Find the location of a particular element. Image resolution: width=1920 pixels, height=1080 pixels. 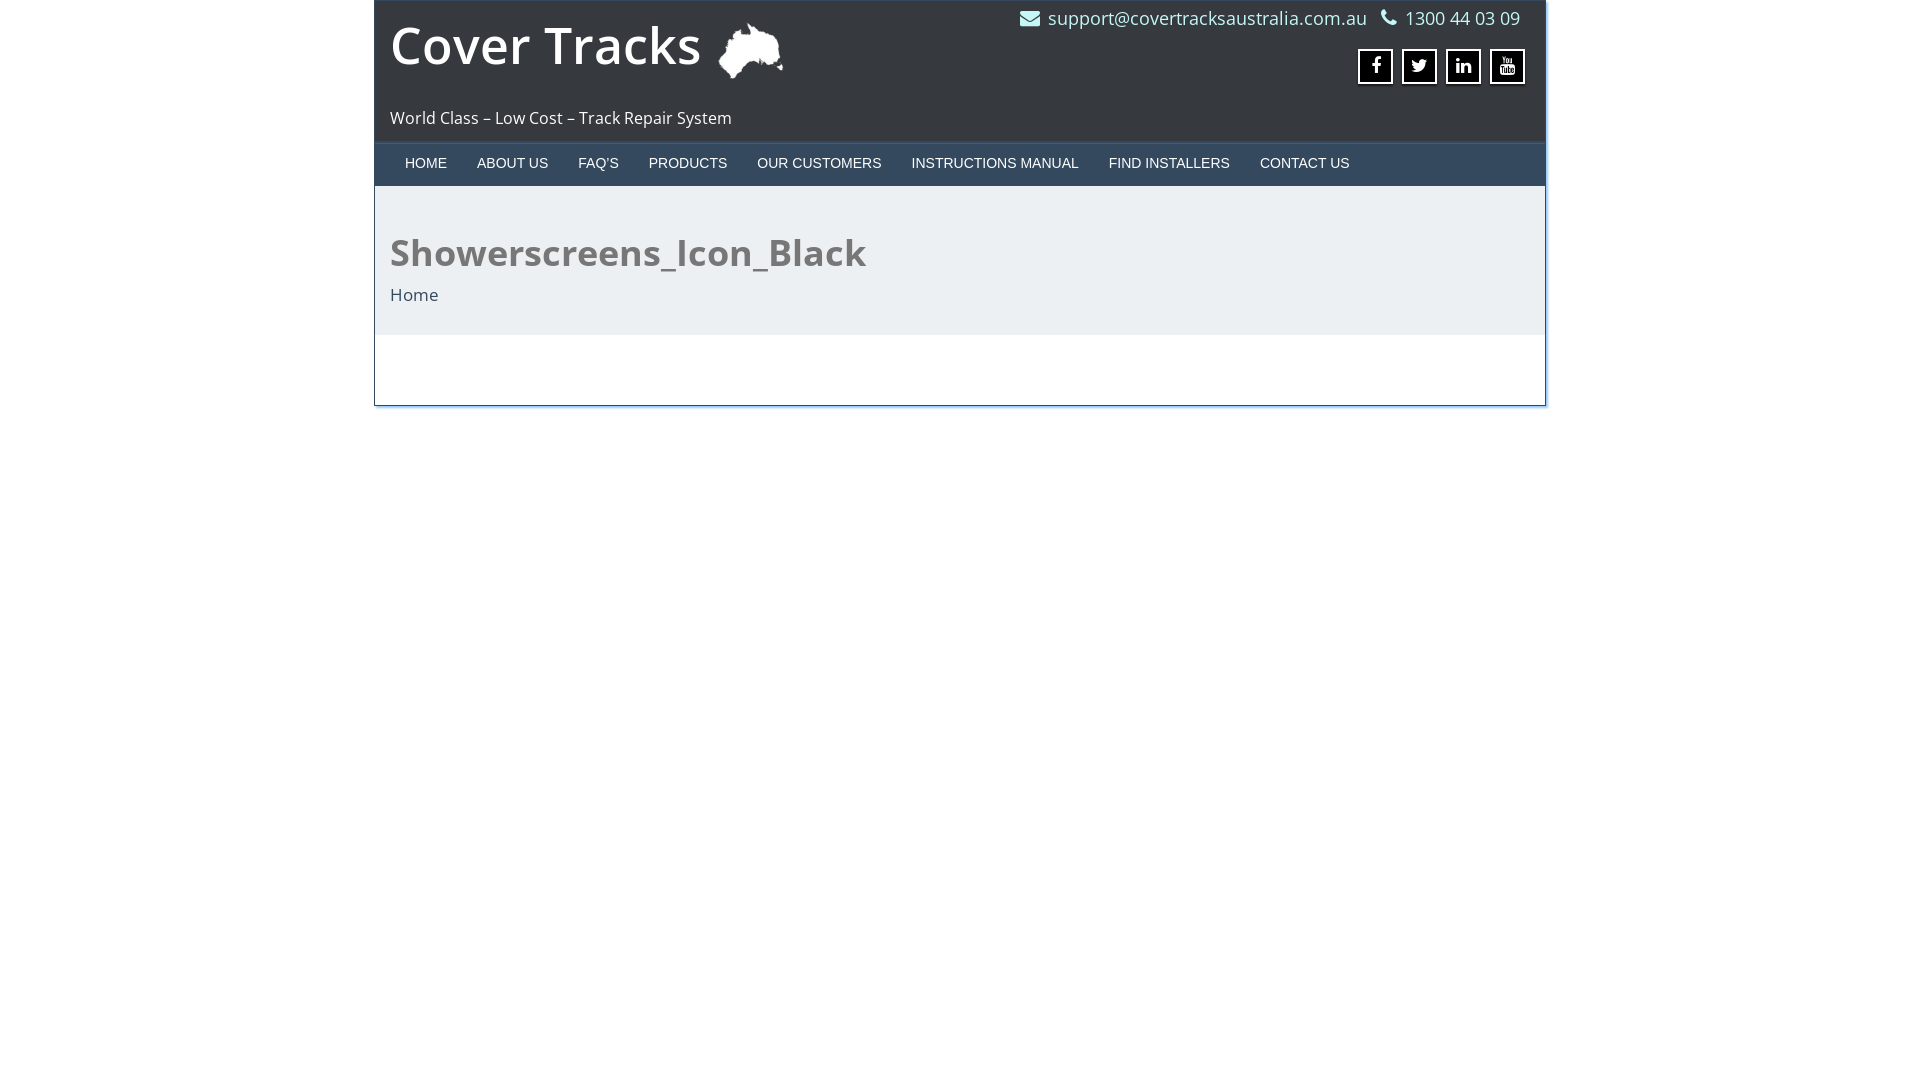

'Youtube' is located at coordinates (1507, 65).